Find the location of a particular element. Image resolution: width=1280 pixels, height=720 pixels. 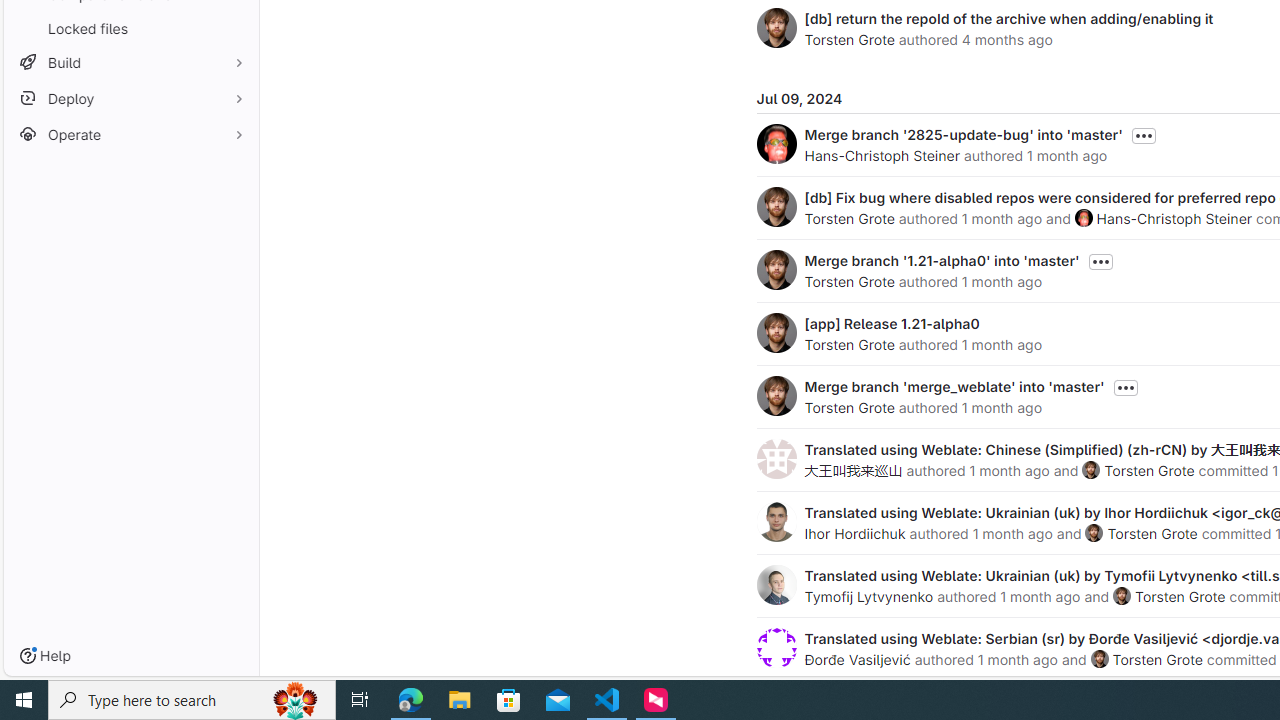

'Deploy' is located at coordinates (130, 98).